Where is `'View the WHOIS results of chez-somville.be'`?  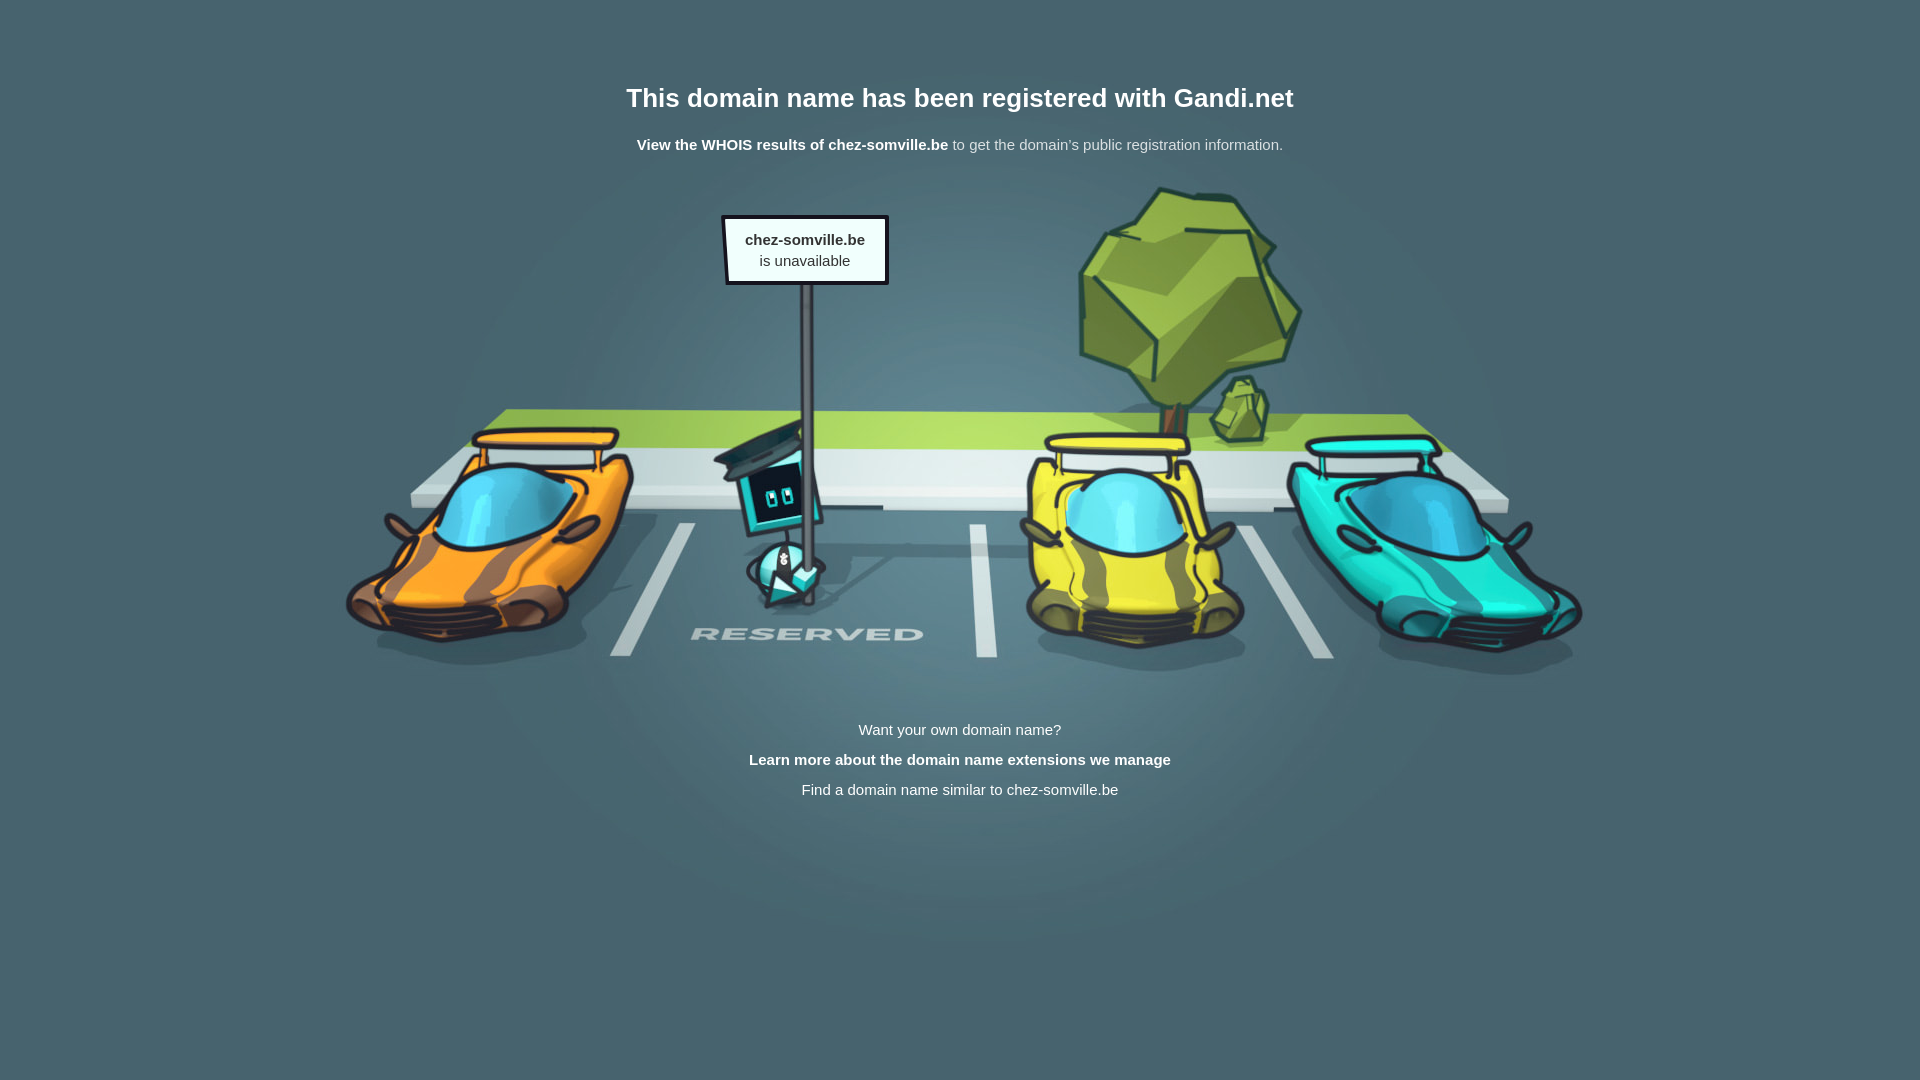
'View the WHOIS results of chez-somville.be' is located at coordinates (791, 143).